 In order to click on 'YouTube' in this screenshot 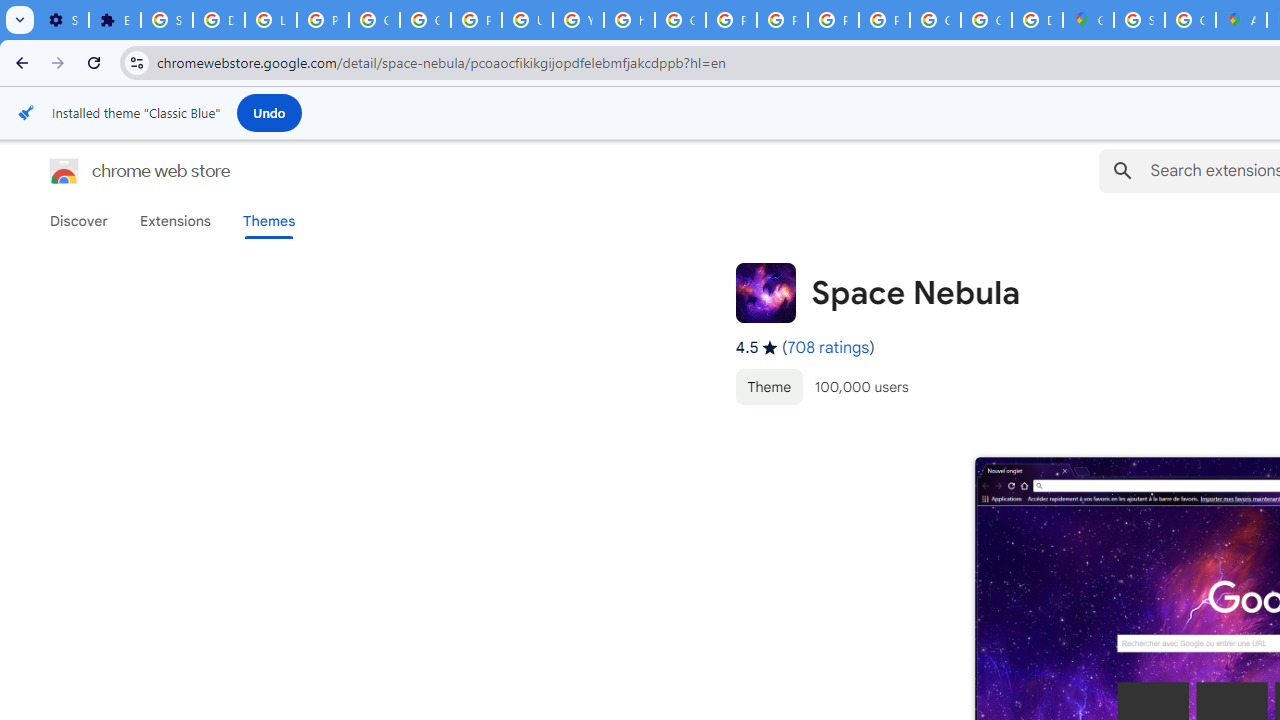, I will do `click(577, 20)`.